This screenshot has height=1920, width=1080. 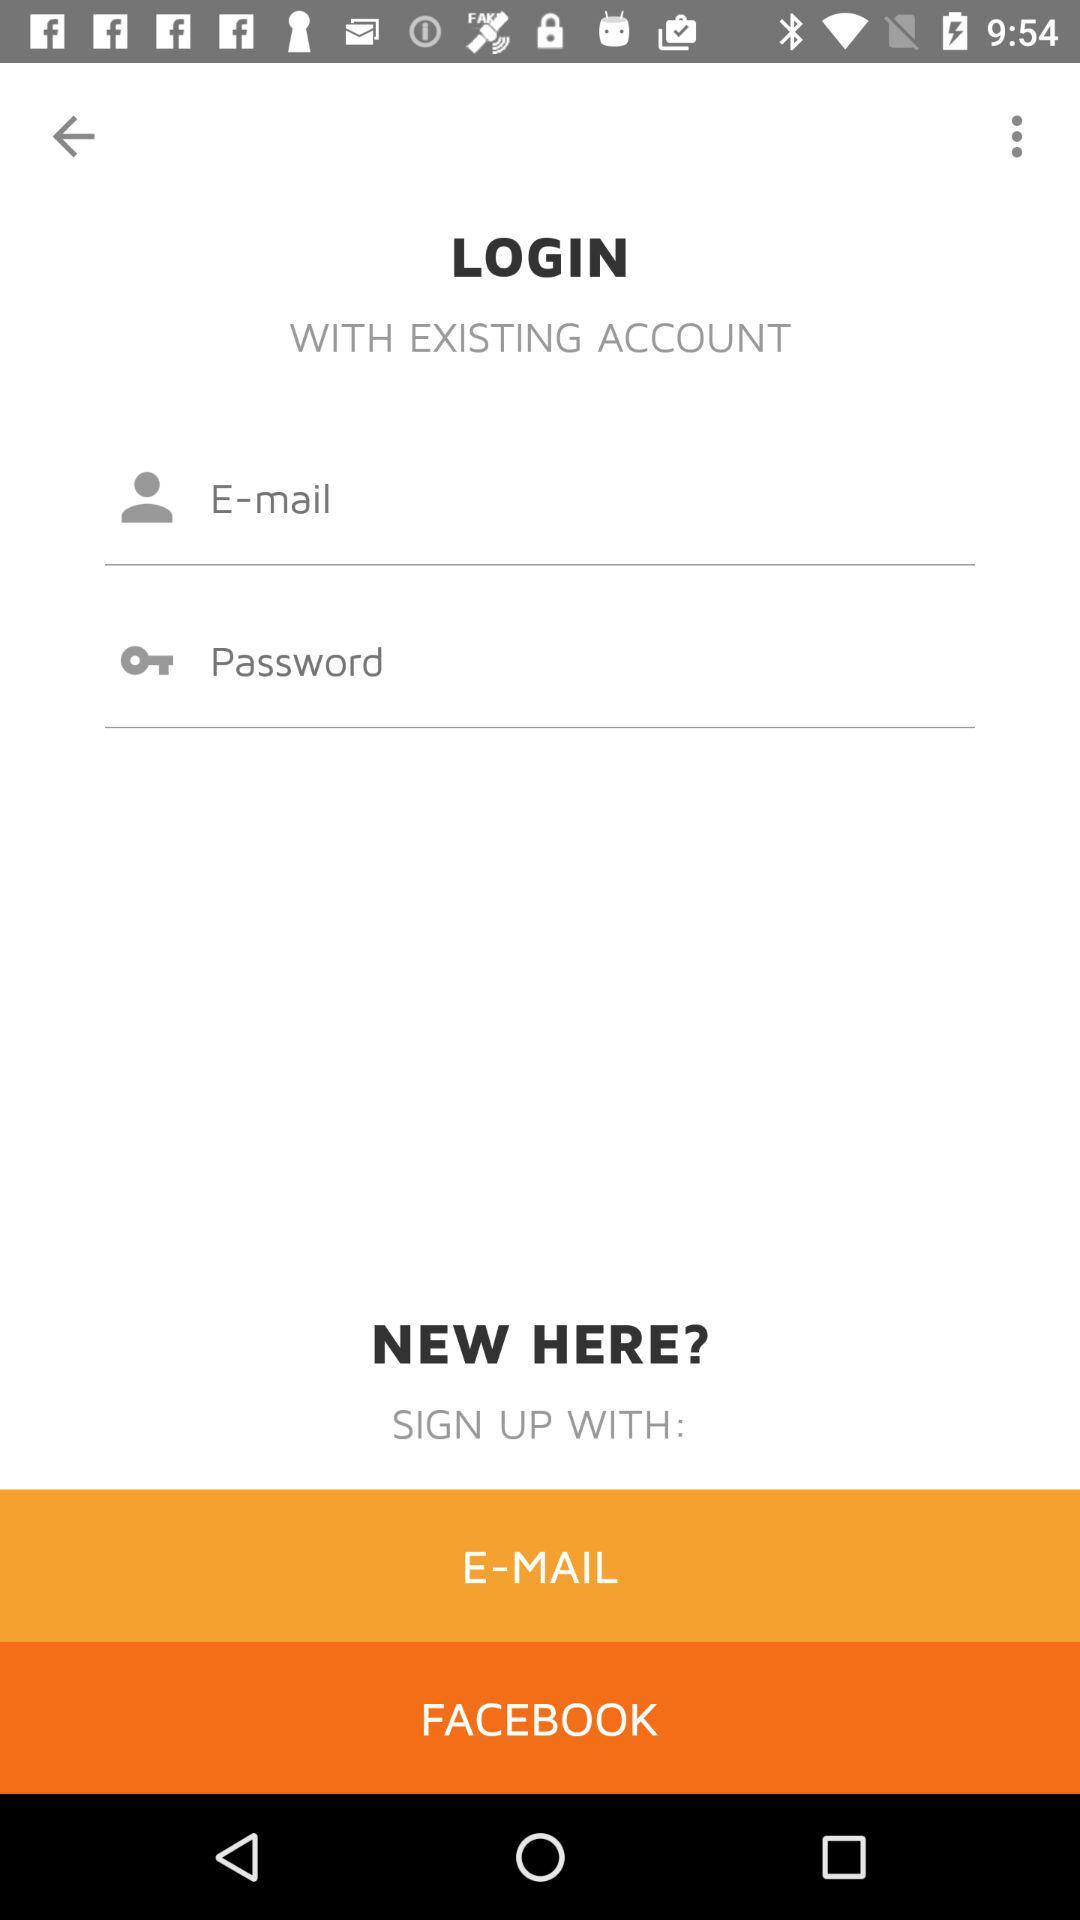 I want to click on item above the facebook, so click(x=540, y=1564).